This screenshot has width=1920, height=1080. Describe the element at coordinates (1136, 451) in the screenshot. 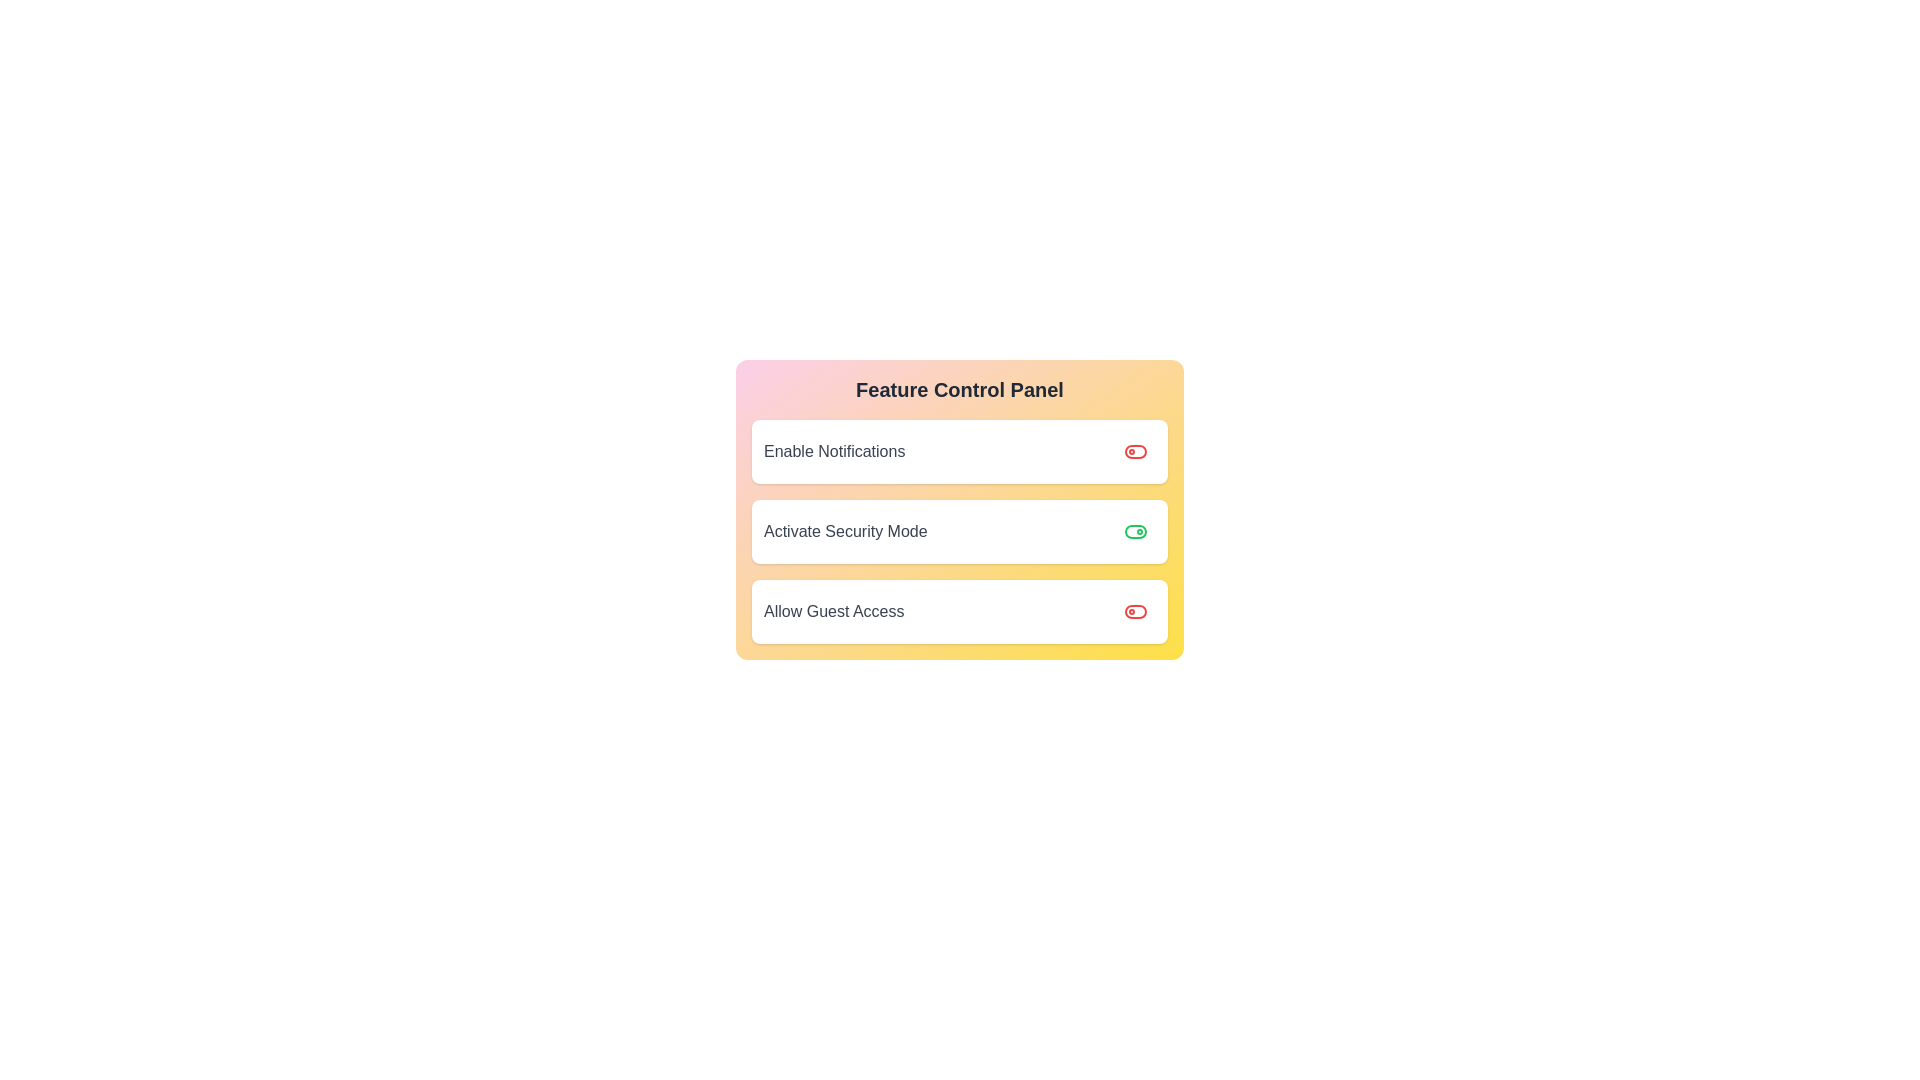

I see `the main body of the toggle switch located to the right of the 'Enable Notifications' label in the control panel` at that location.